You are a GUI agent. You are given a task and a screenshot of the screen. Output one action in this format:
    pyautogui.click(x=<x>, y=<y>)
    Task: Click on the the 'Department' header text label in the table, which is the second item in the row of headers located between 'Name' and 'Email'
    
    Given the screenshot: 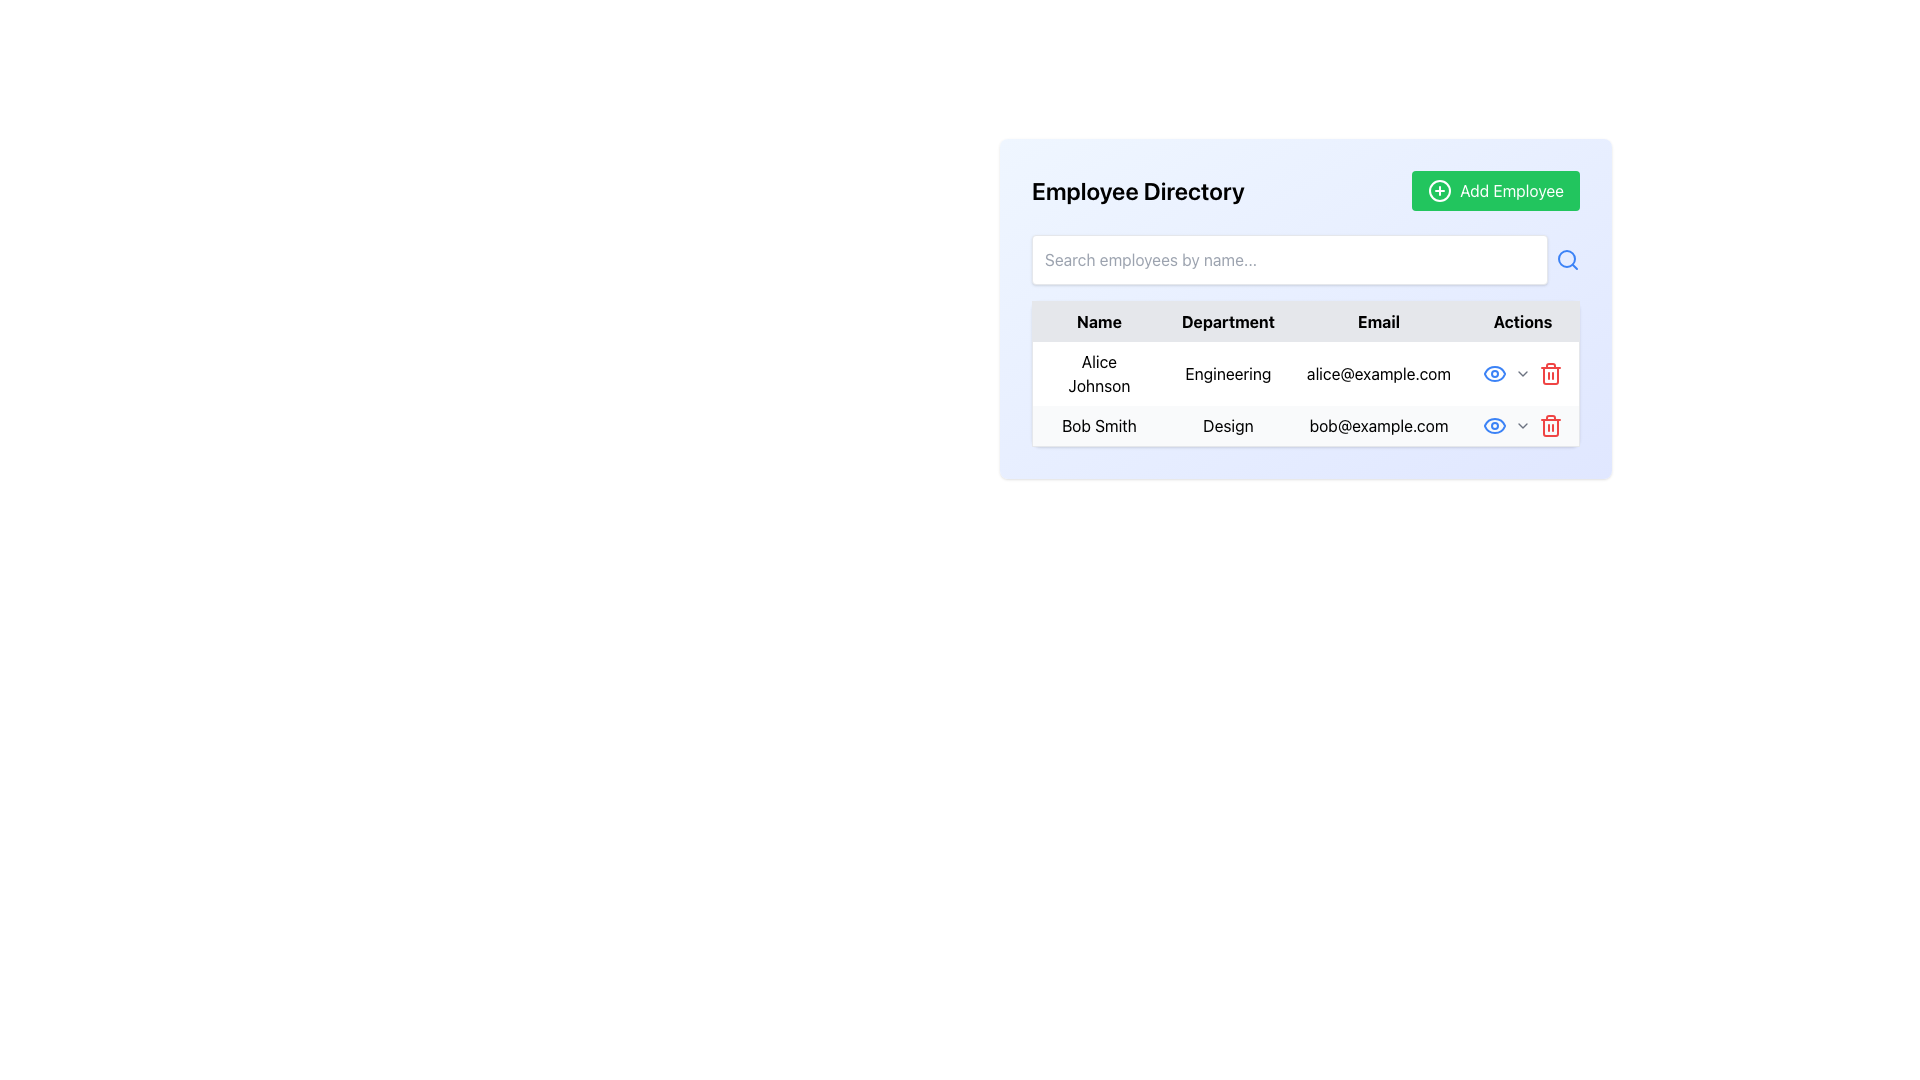 What is the action you would take?
    pyautogui.click(x=1227, y=320)
    